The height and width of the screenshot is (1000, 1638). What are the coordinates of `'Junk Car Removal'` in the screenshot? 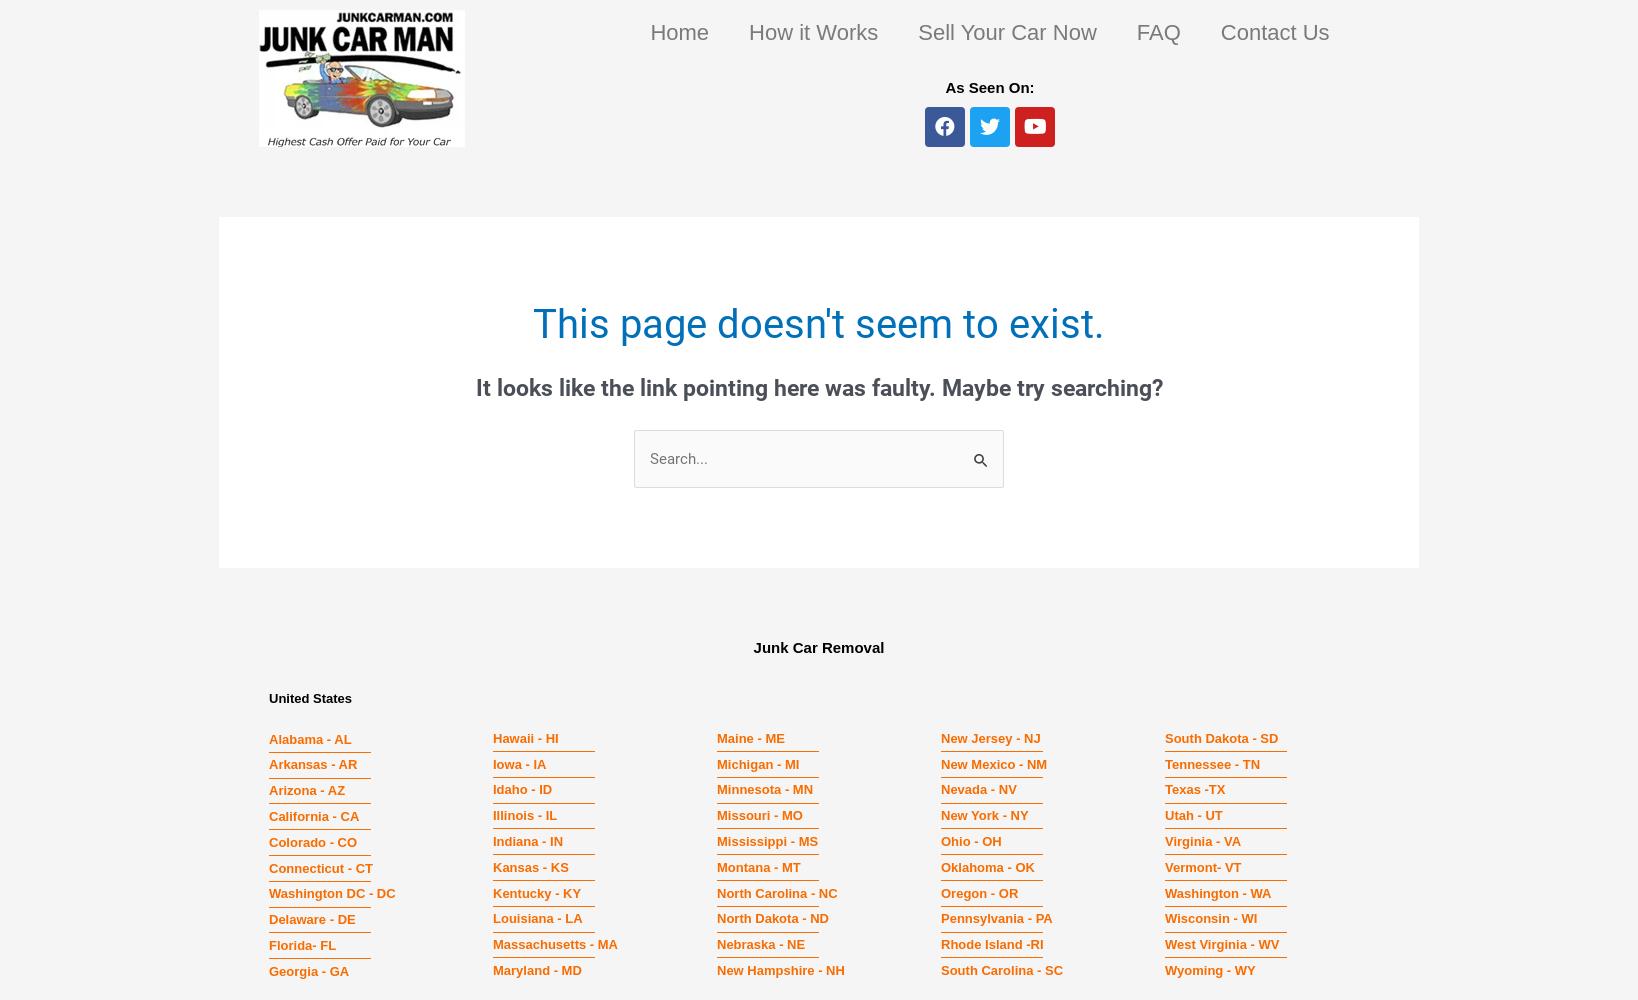 It's located at (818, 646).